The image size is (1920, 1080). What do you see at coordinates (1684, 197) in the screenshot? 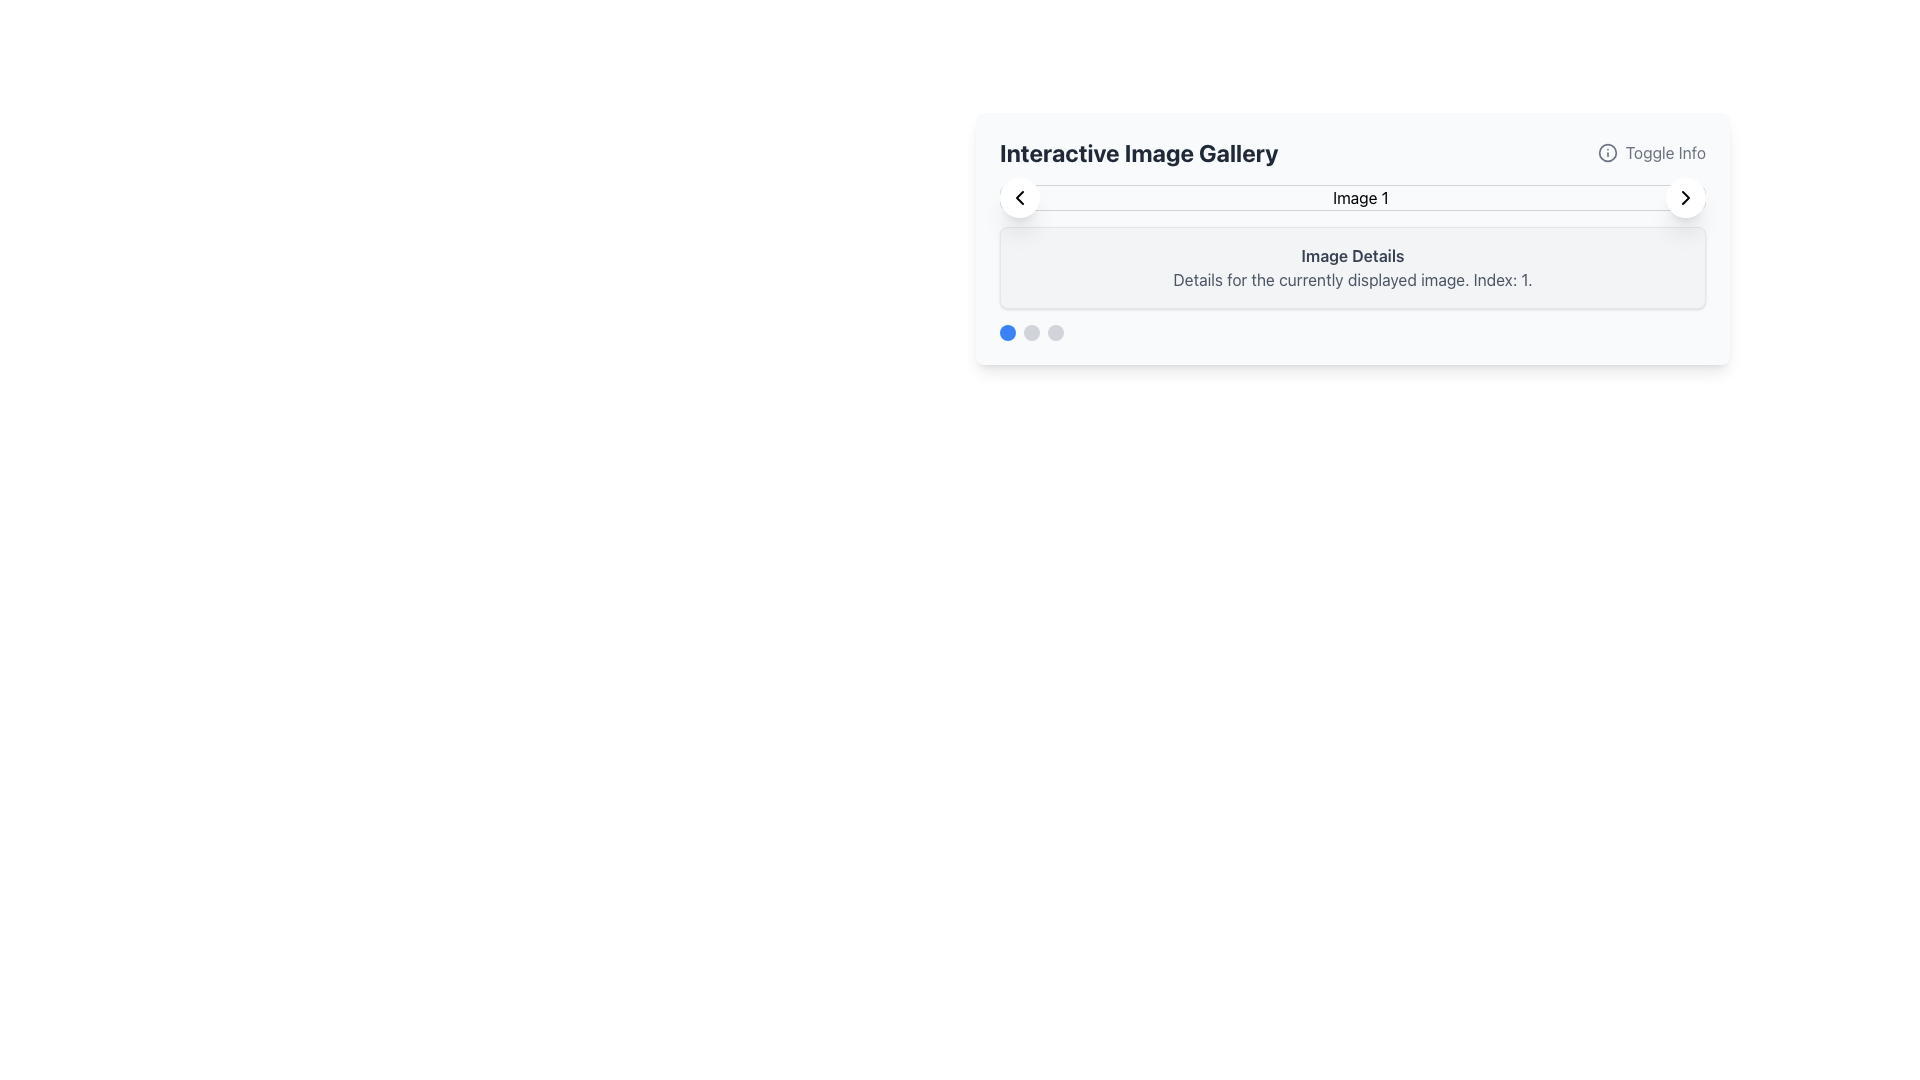
I see `the navigation icon located in the circular button at the top-right corner of the interface` at bounding box center [1684, 197].